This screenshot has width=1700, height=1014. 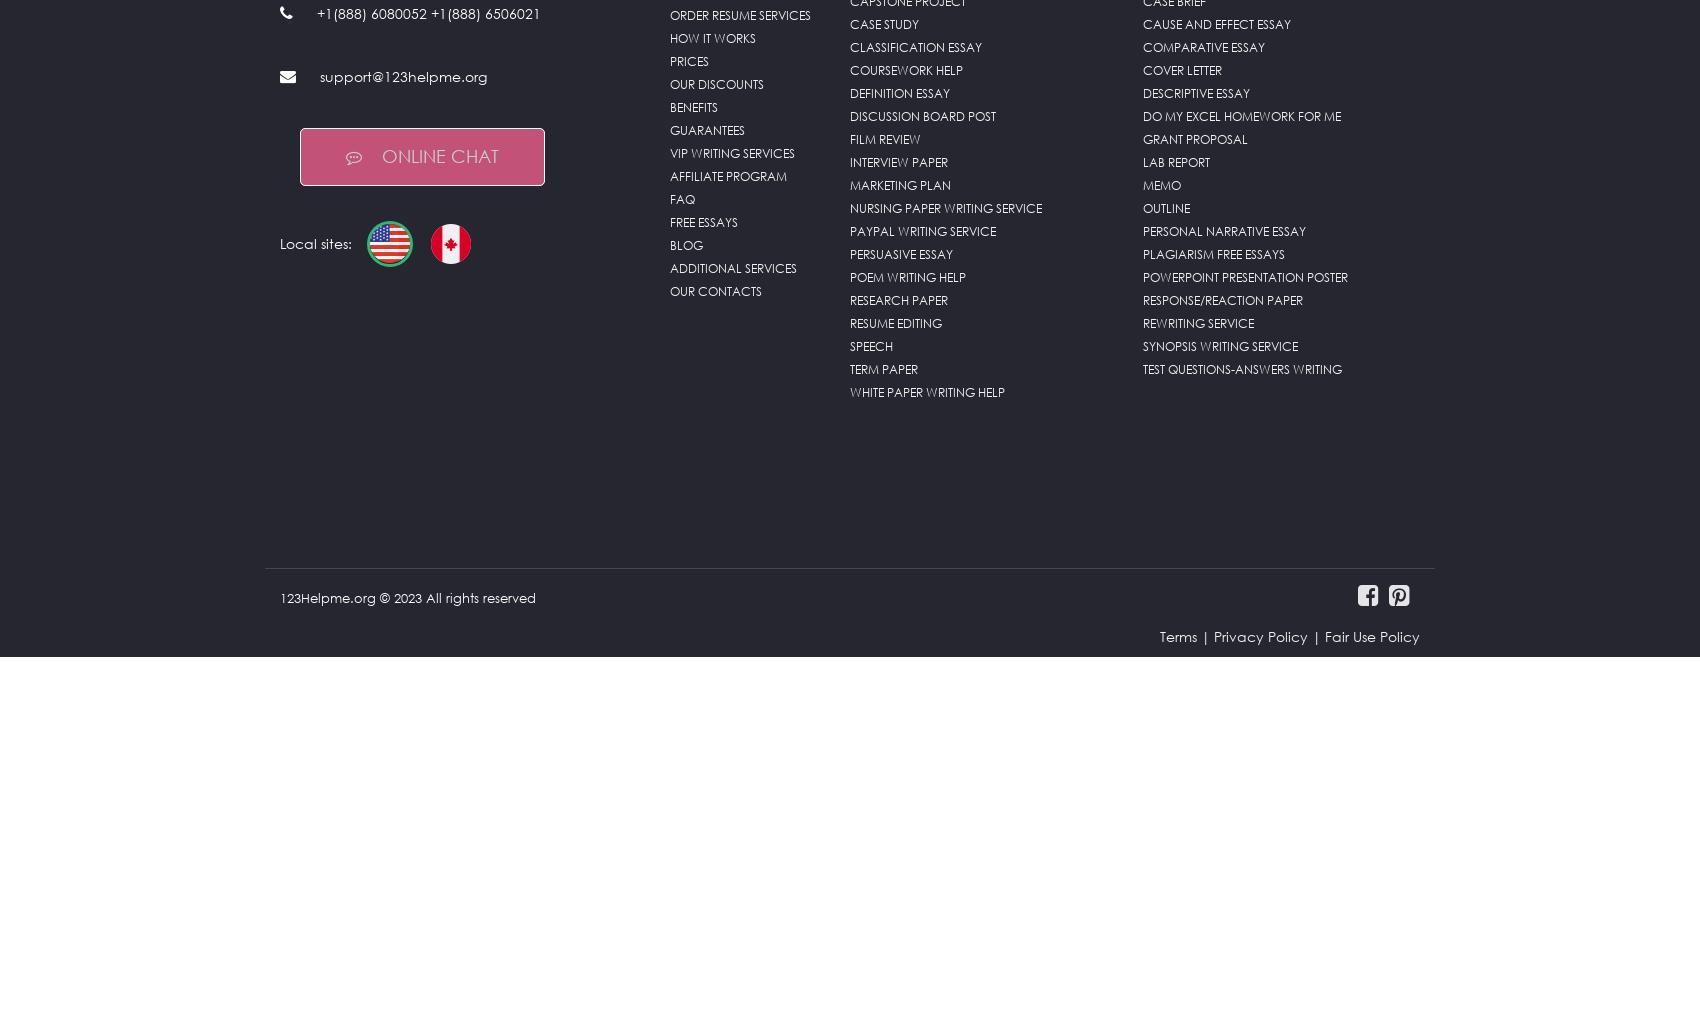 What do you see at coordinates (407, 654) in the screenshot?
I see `'123Helpme.org © 2023 All rights reserved'` at bounding box center [407, 654].